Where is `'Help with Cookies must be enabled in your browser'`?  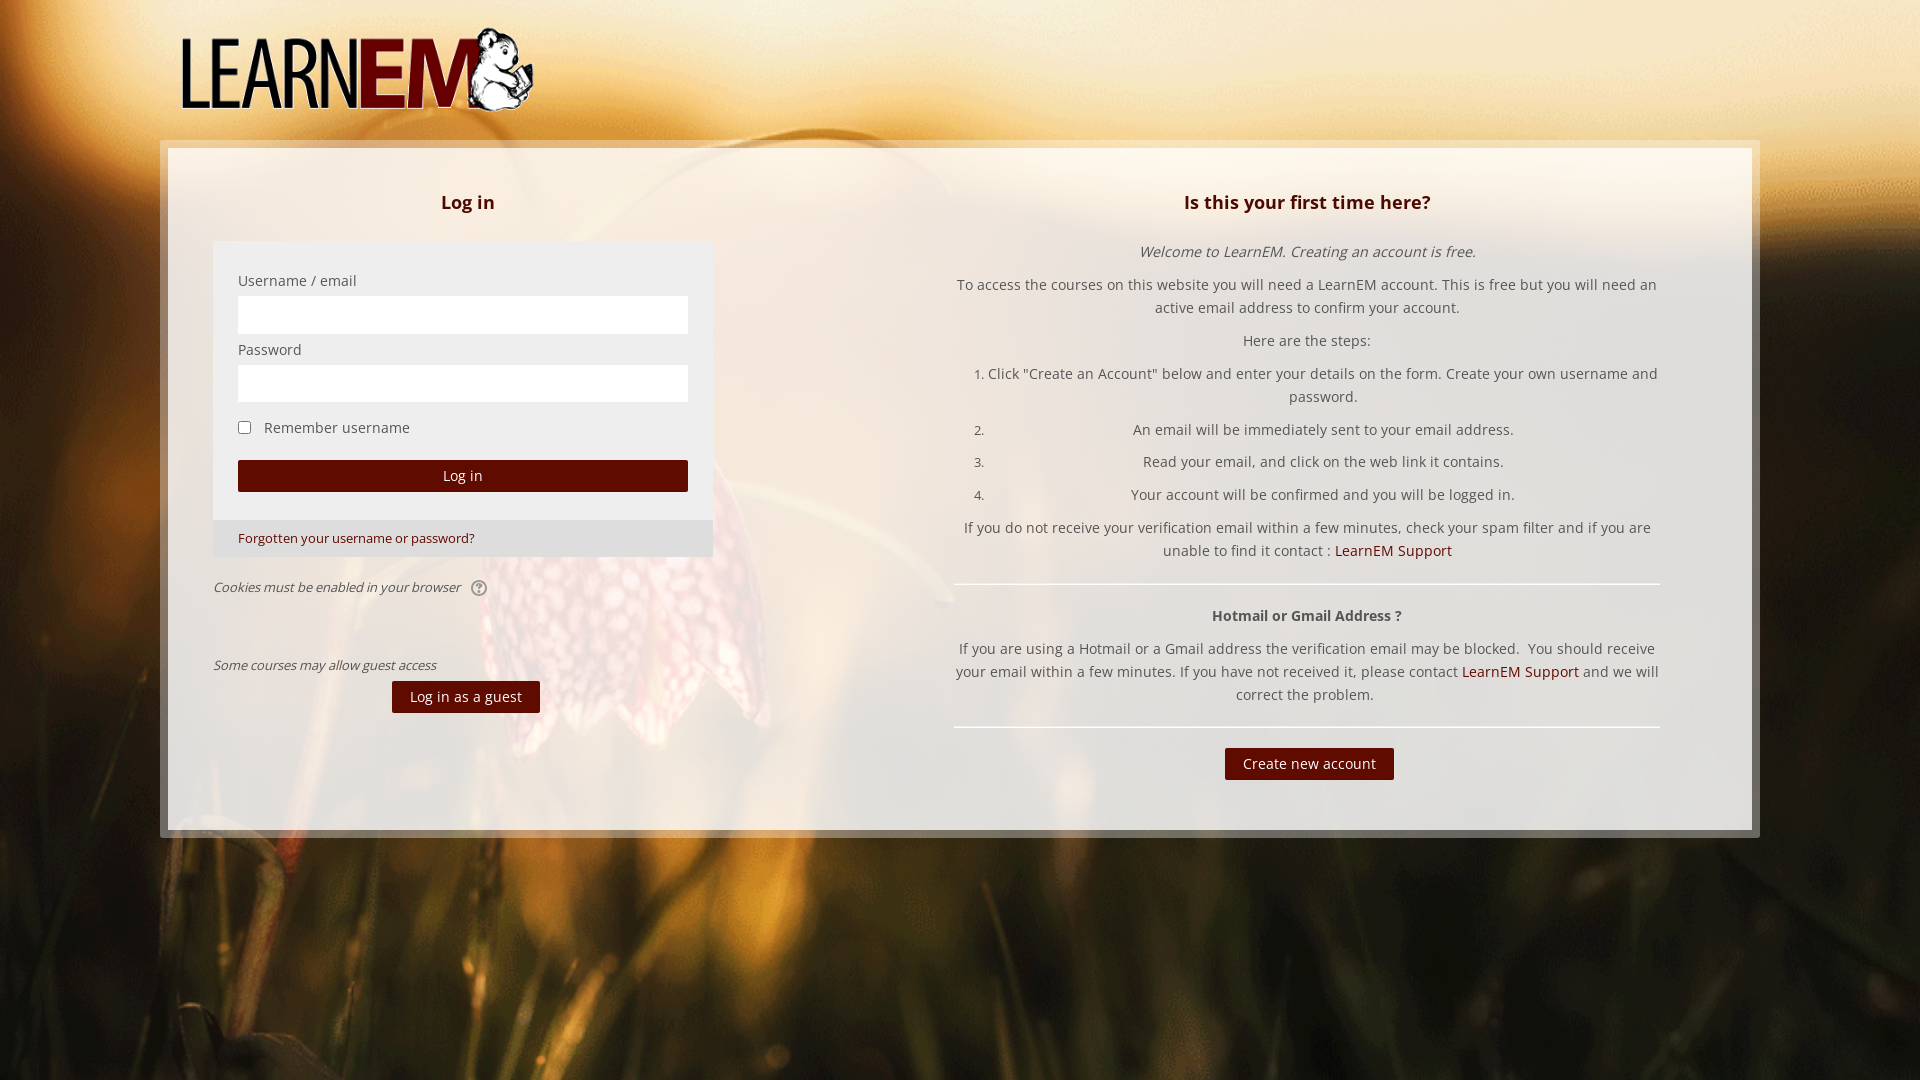
'Help with Cookies must be enabled in your browser' is located at coordinates (480, 585).